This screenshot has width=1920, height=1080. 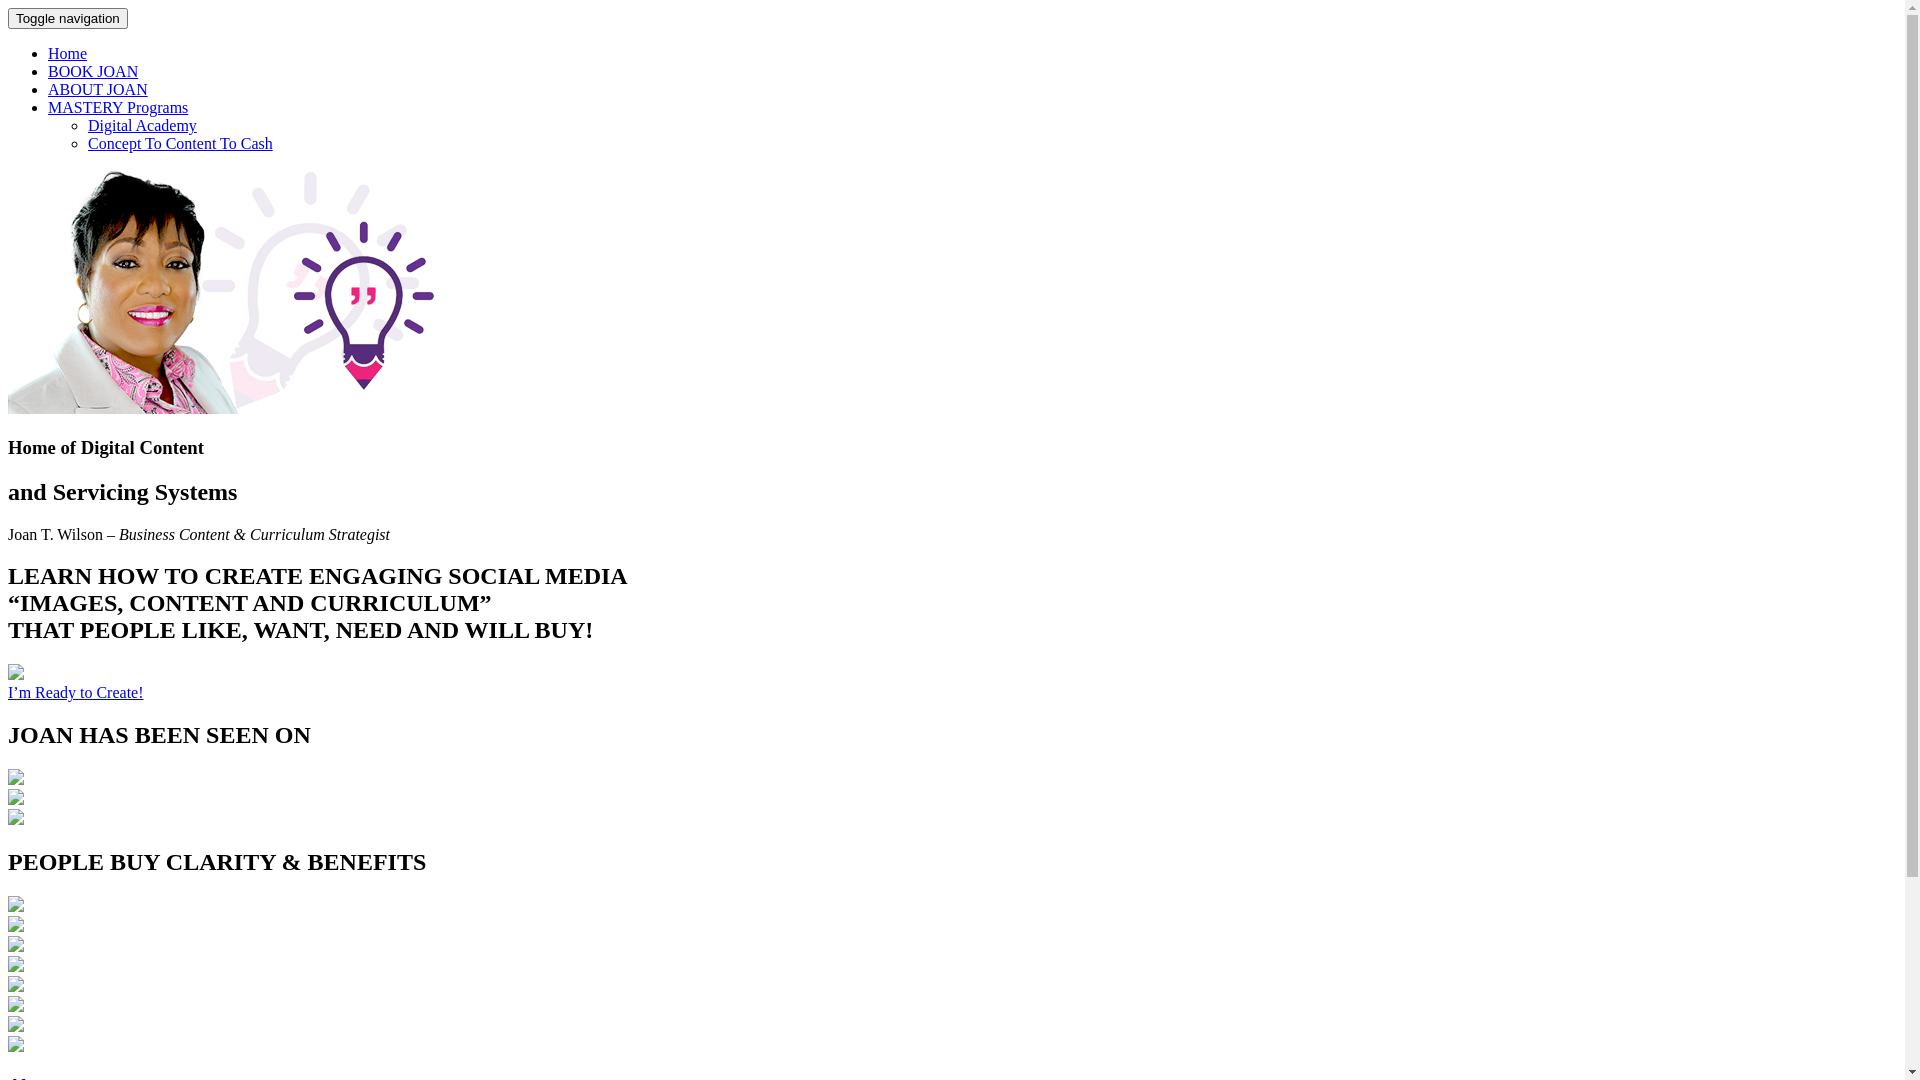 I want to click on 'ABOUT JOAN', so click(x=96, y=88).